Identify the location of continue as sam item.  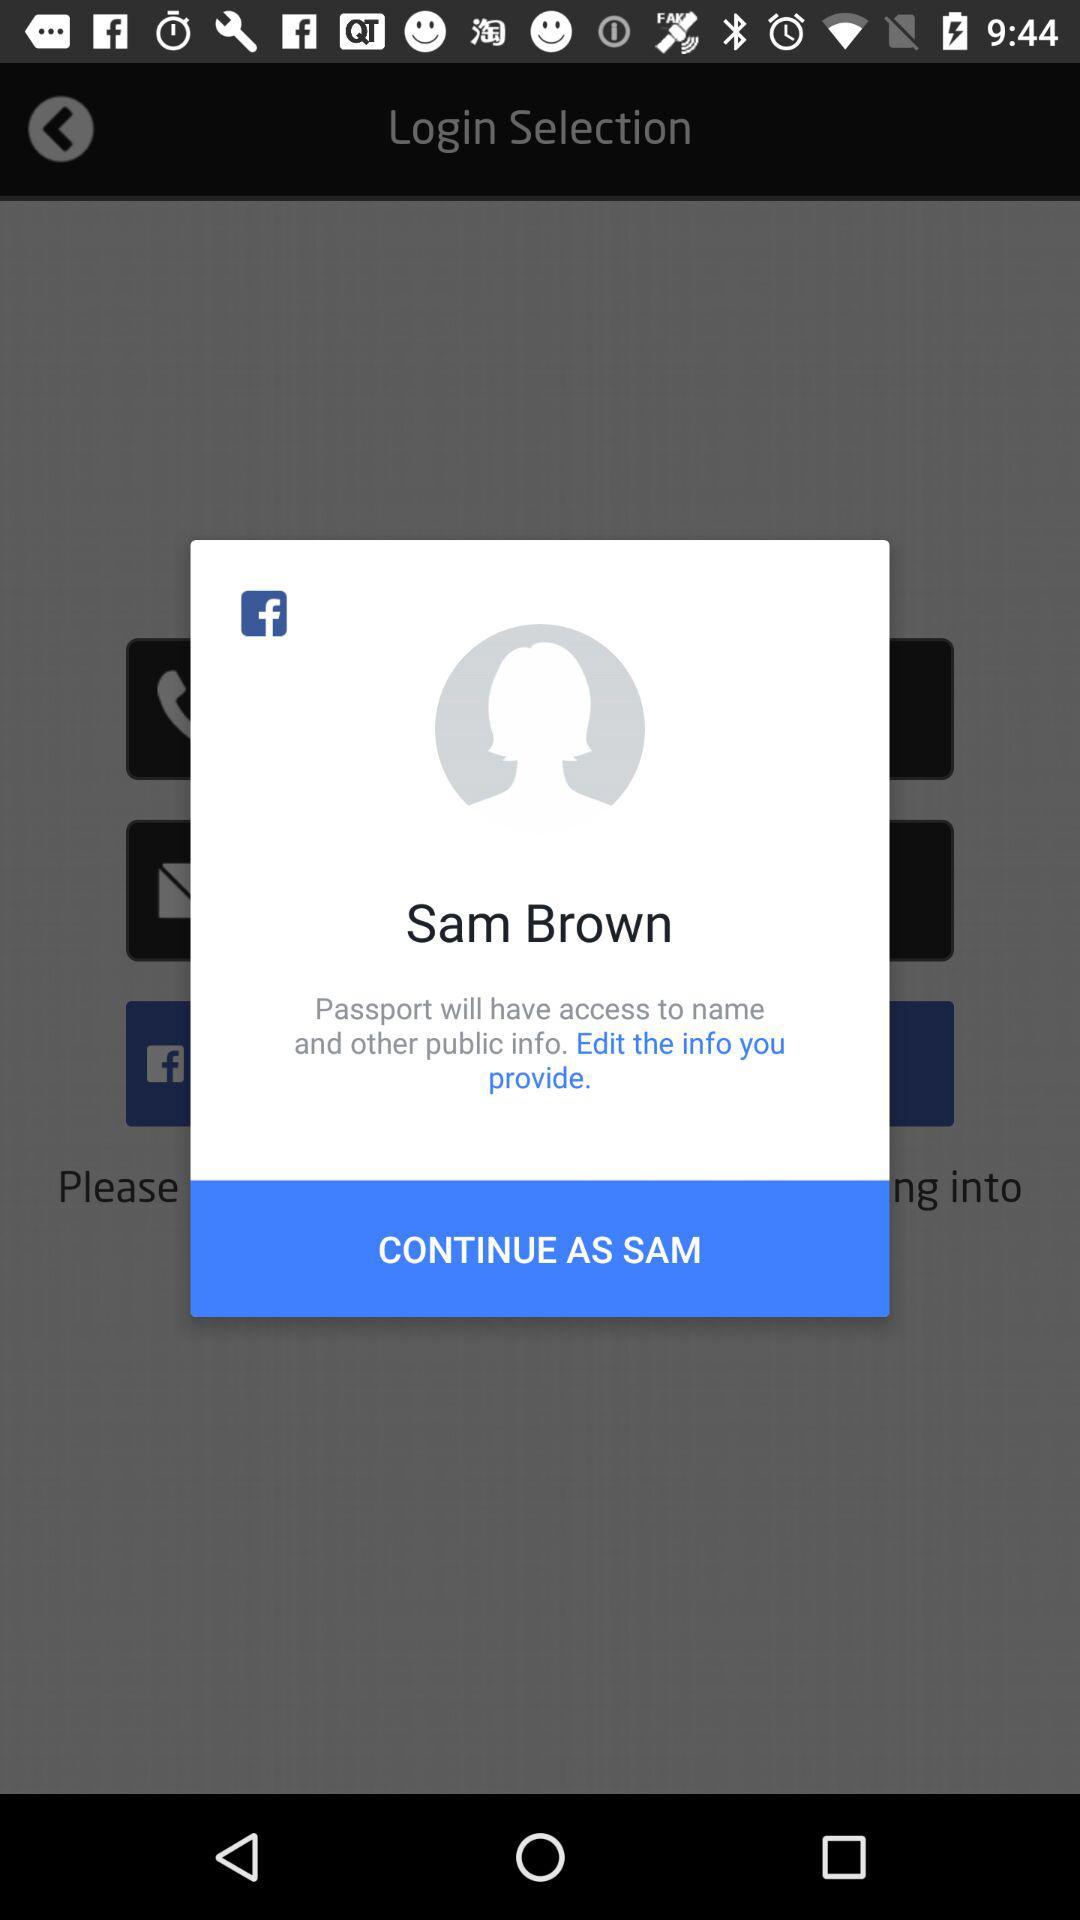
(540, 1247).